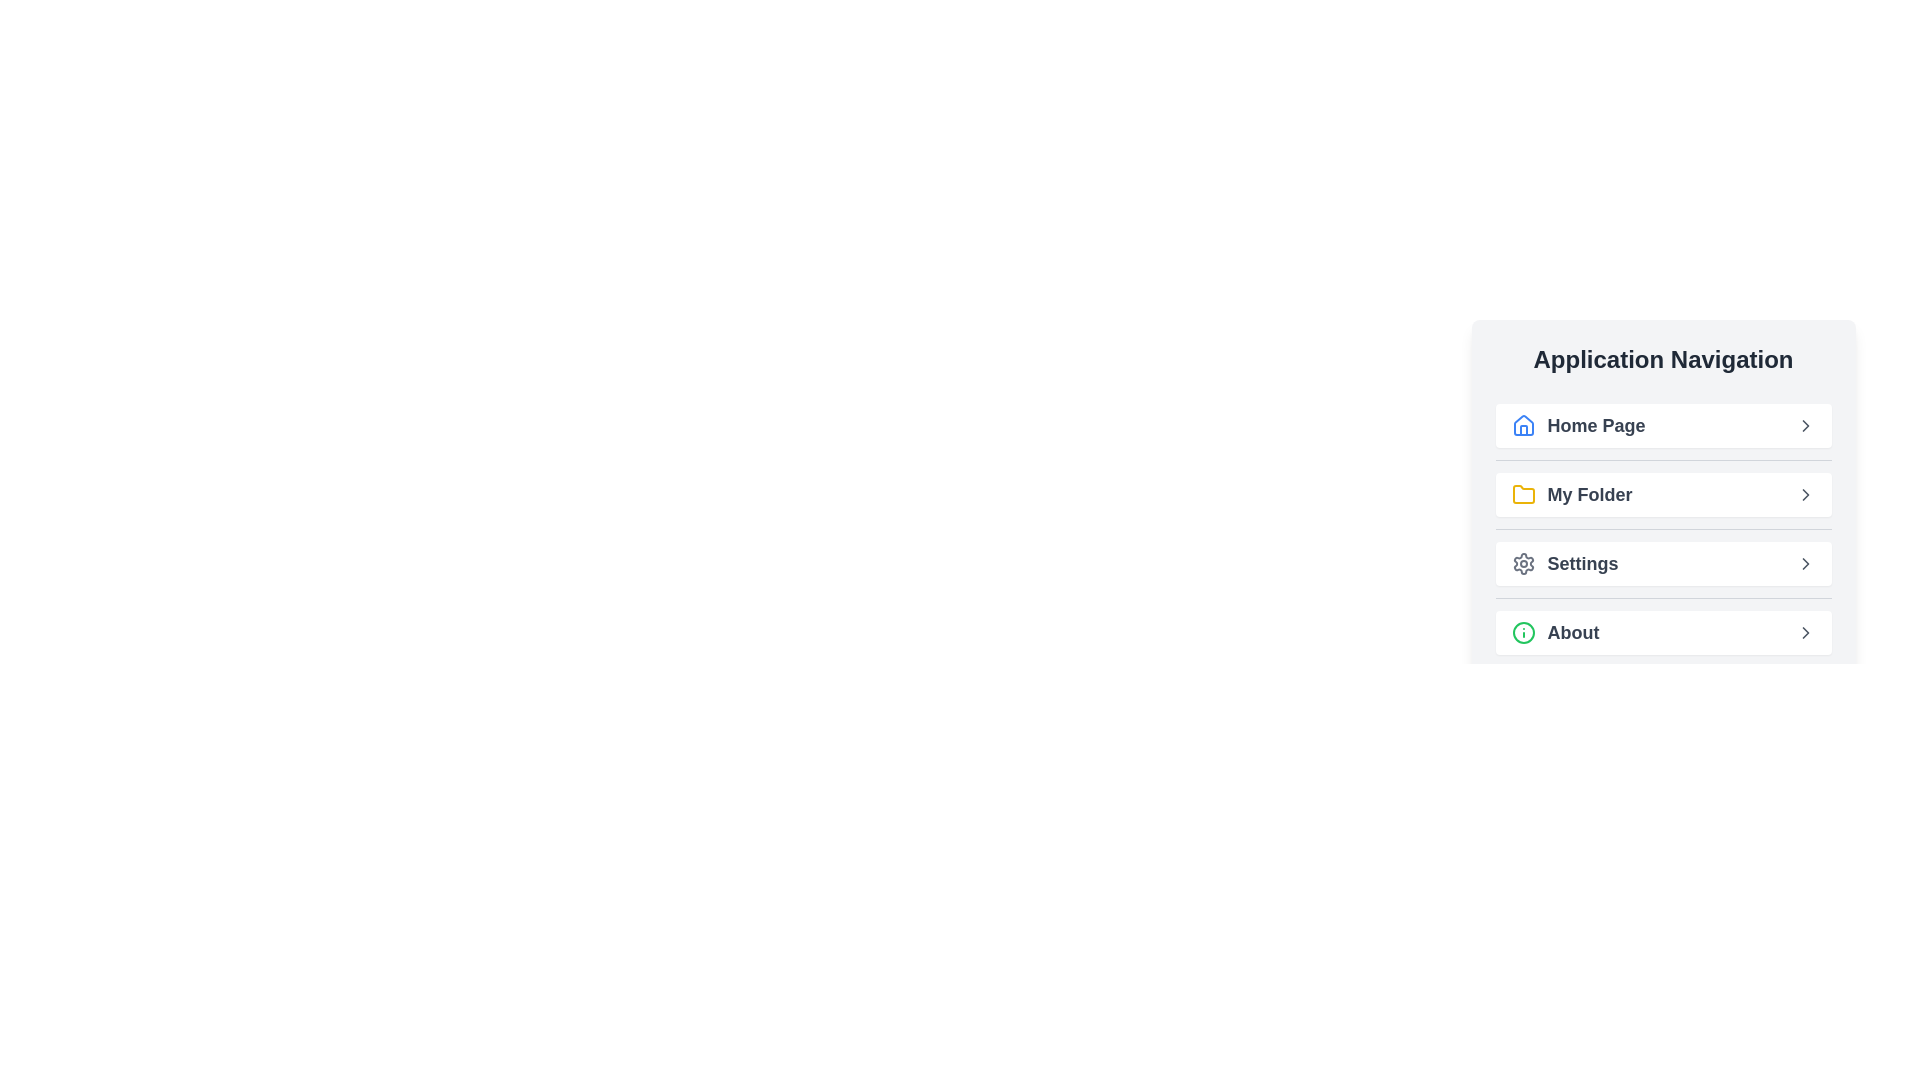 This screenshot has width=1920, height=1080. I want to click on the 'My Folder' navigation menu item, so click(1663, 528).